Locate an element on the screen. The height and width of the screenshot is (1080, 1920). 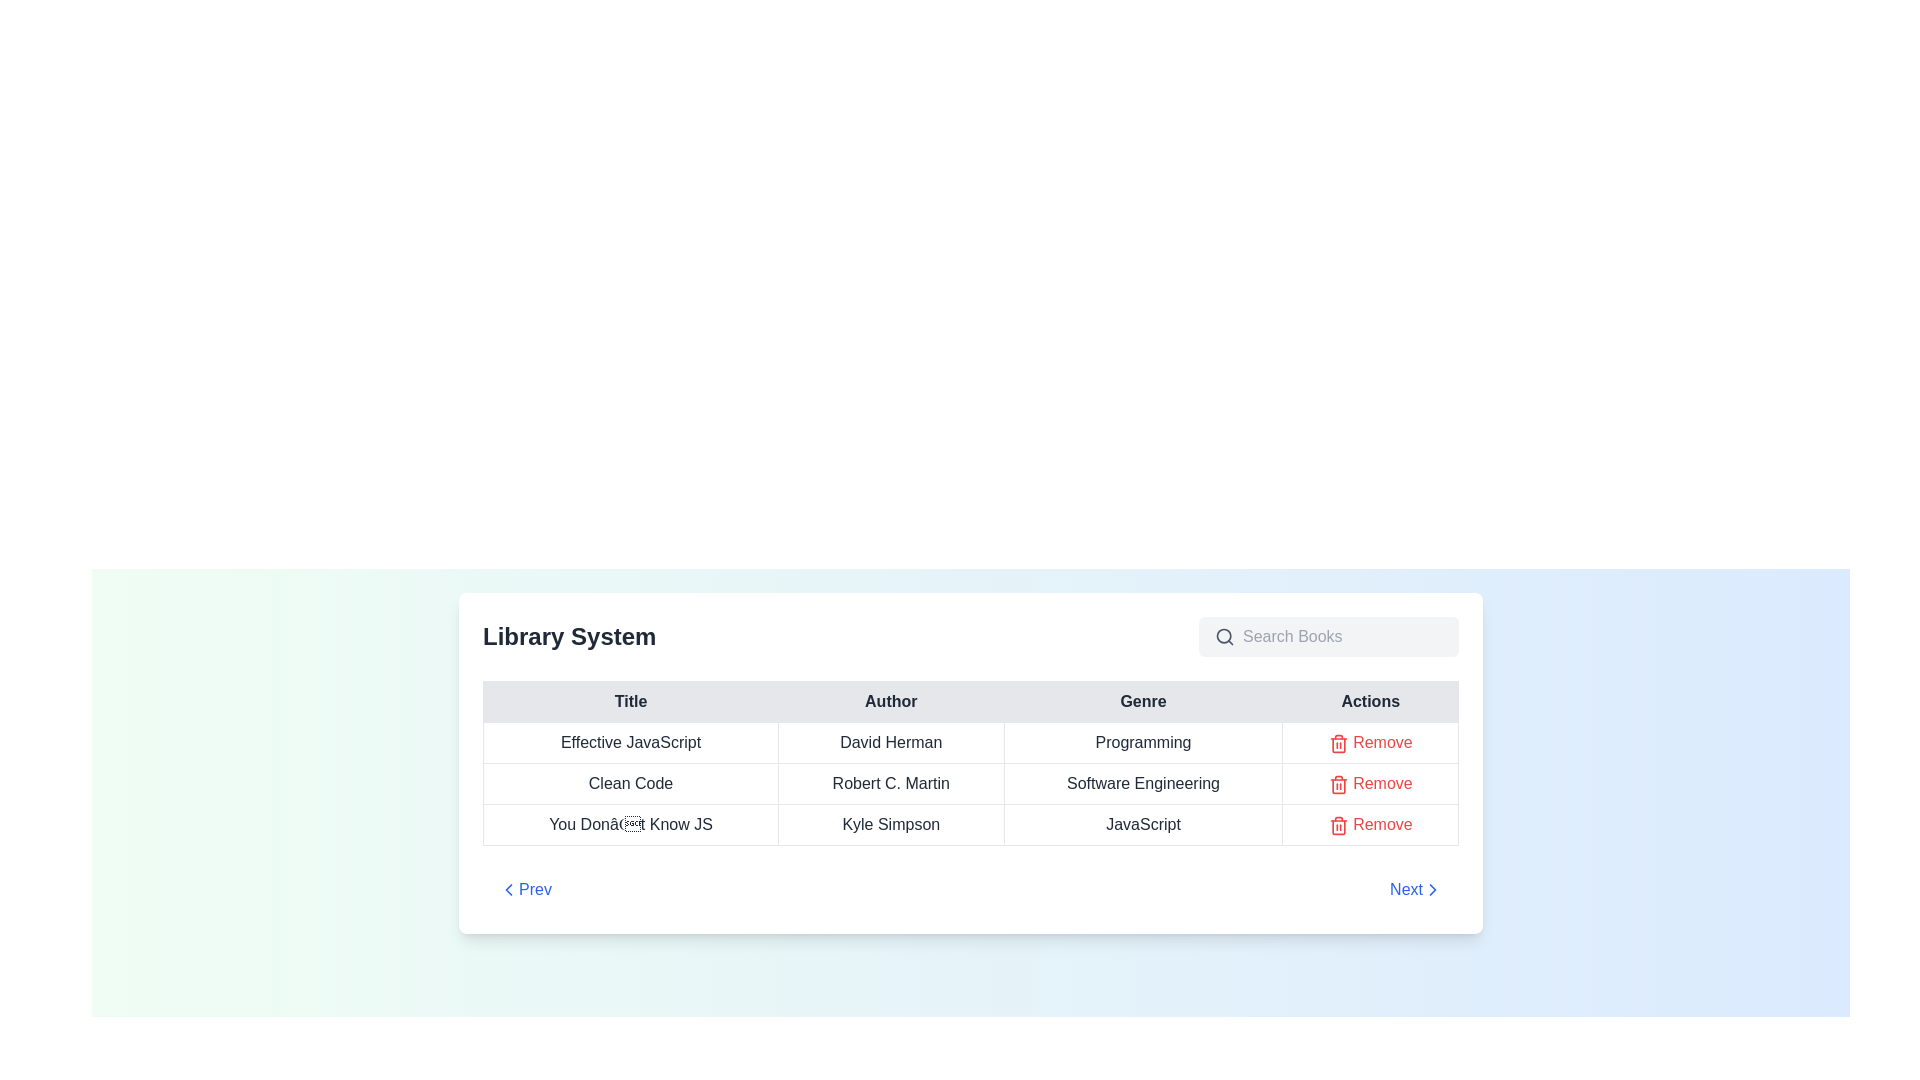
the 'Title' column header cell in the table, which is the first cell from the left in the header row is located at coordinates (630, 701).